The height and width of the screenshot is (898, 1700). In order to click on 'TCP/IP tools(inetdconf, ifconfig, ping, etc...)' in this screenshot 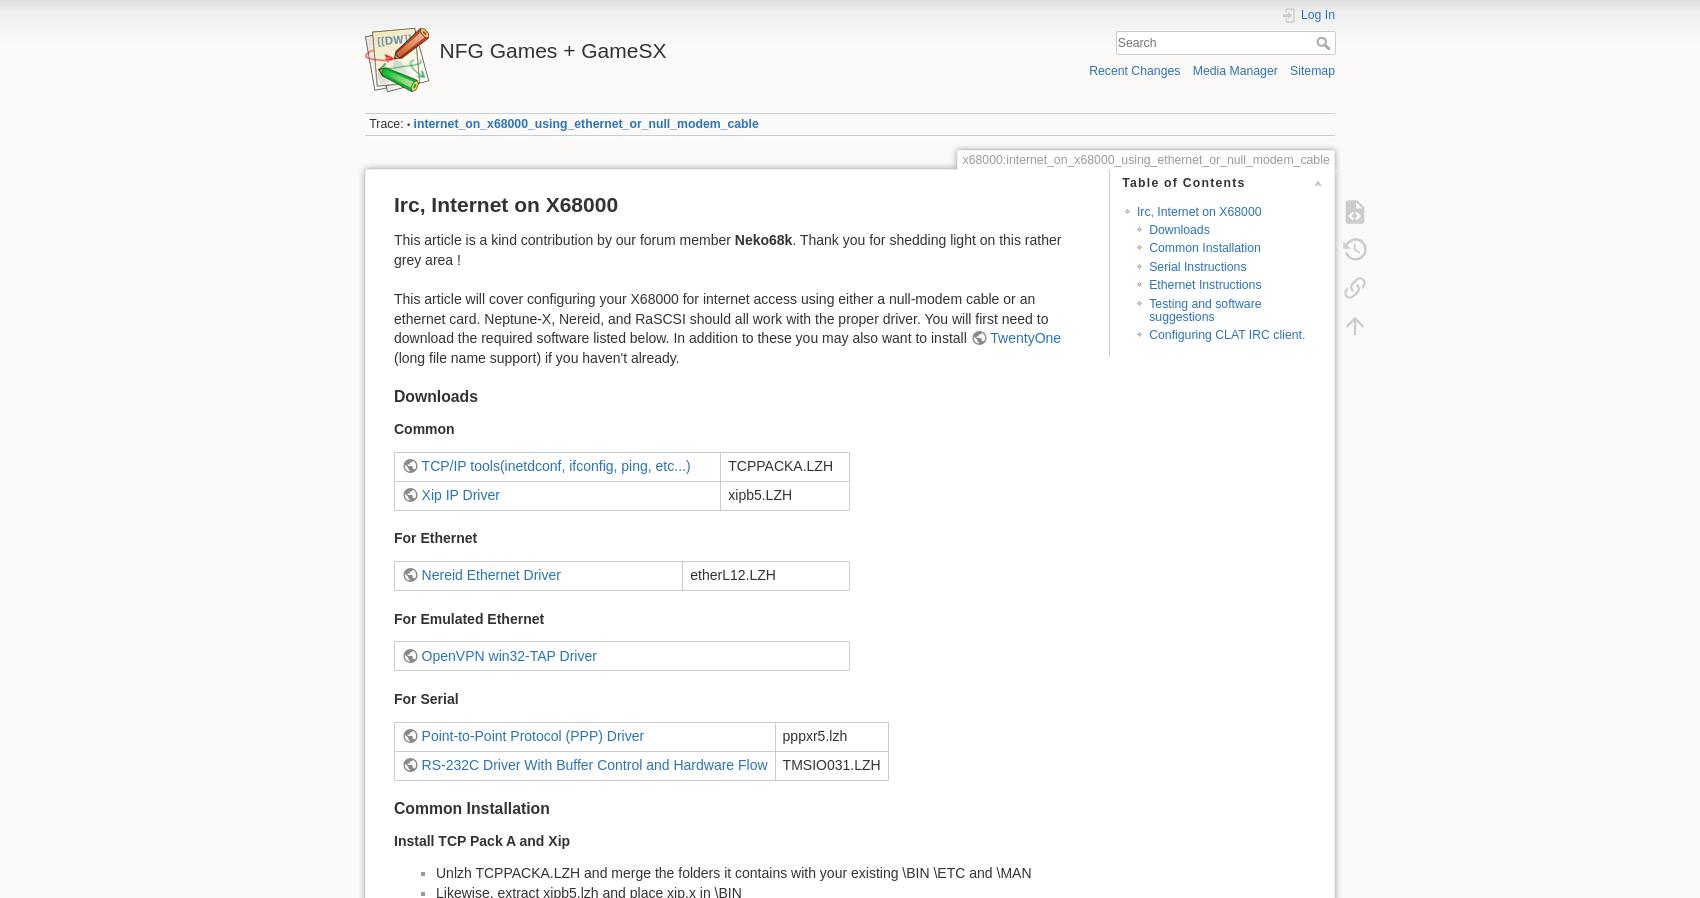, I will do `click(419, 463)`.